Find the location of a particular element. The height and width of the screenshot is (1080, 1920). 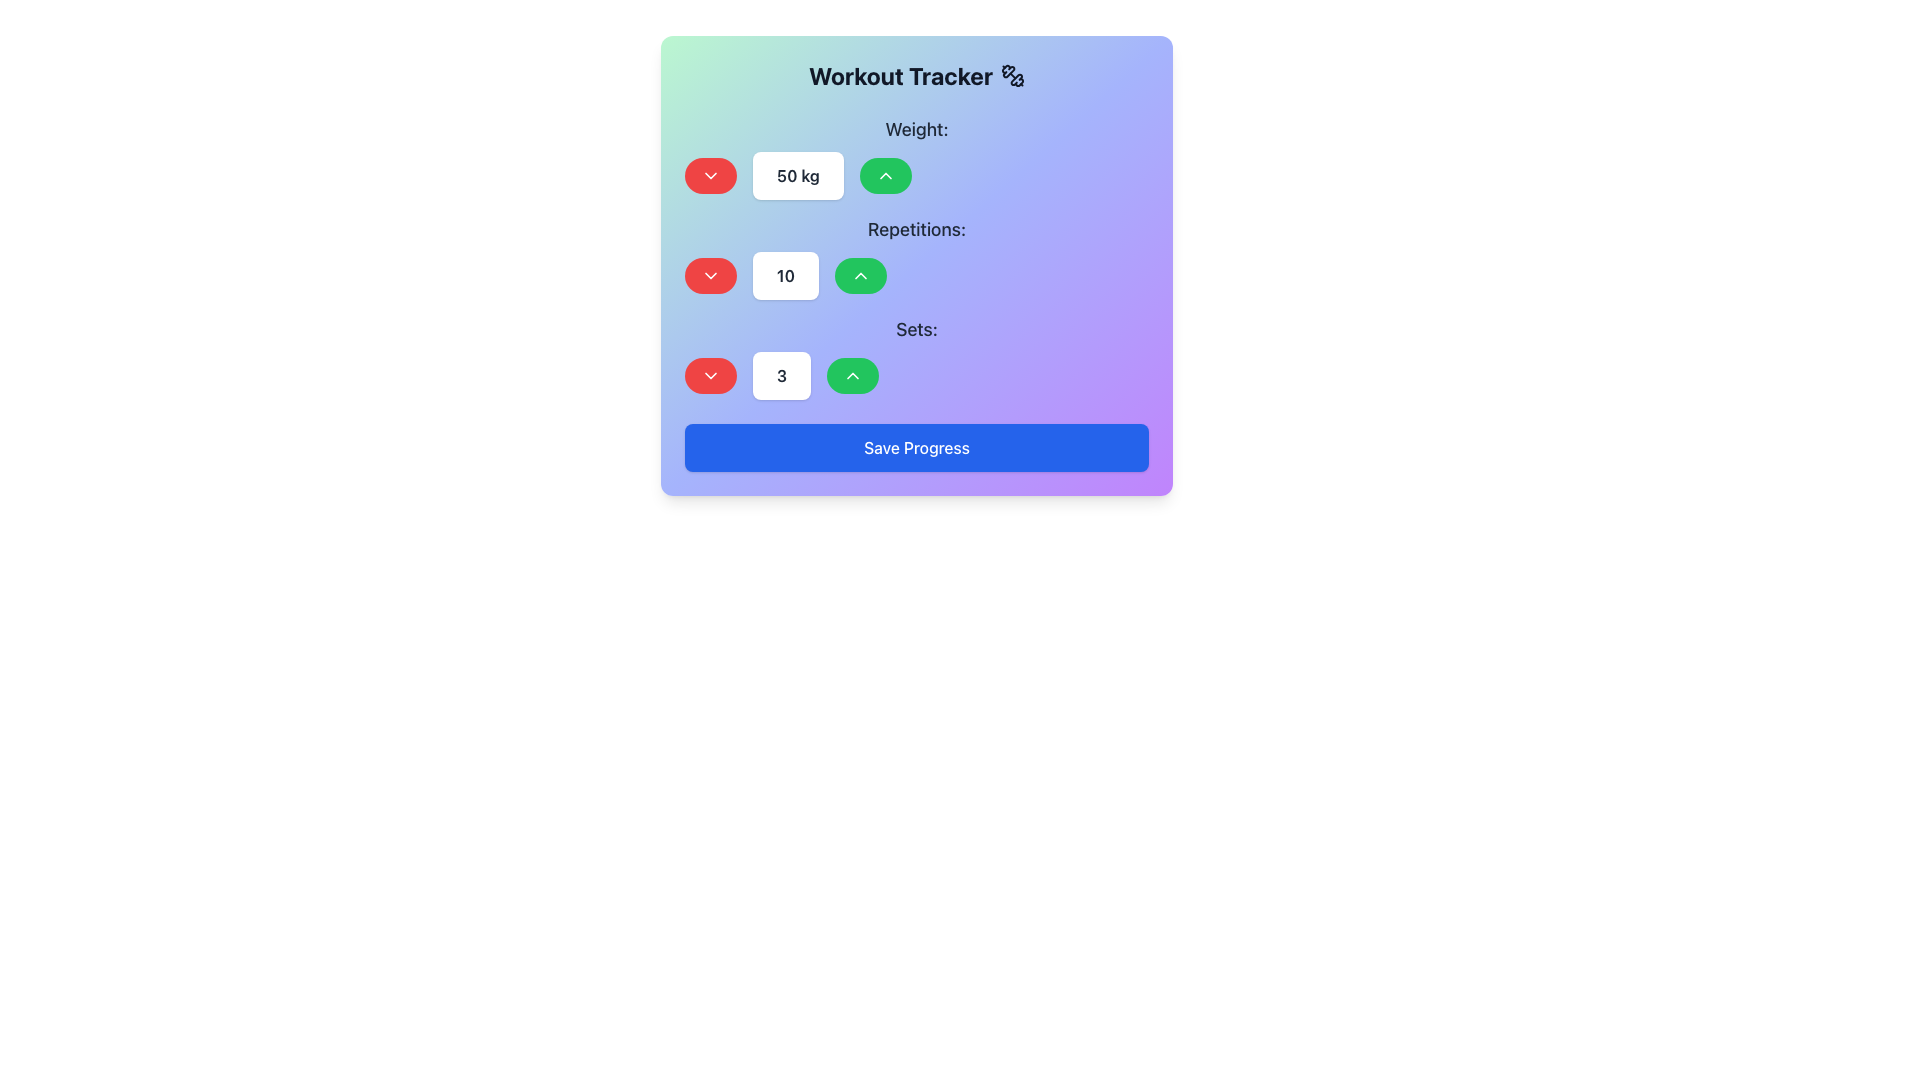

the decrement button located in the third row of the numeric control section, to the left of the 'Sets' input box, to decrement the 'Sets' value is located at coordinates (710, 375).